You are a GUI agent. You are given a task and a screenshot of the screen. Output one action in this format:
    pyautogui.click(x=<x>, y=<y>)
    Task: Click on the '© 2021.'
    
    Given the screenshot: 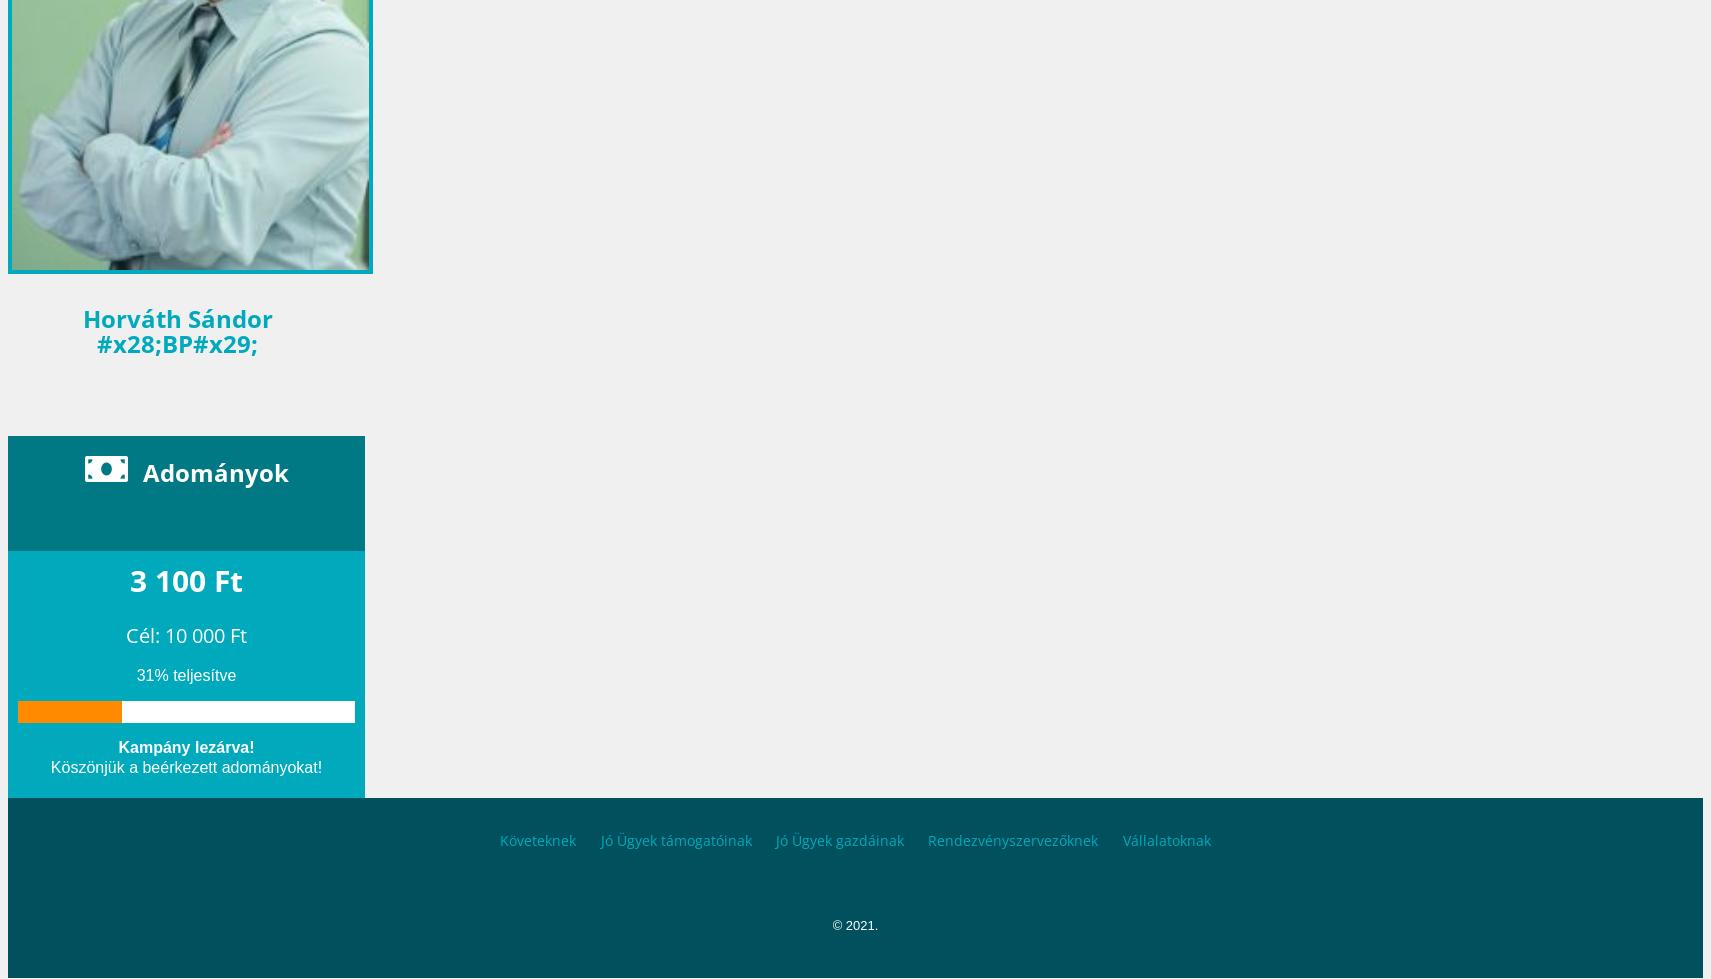 What is the action you would take?
    pyautogui.click(x=853, y=923)
    